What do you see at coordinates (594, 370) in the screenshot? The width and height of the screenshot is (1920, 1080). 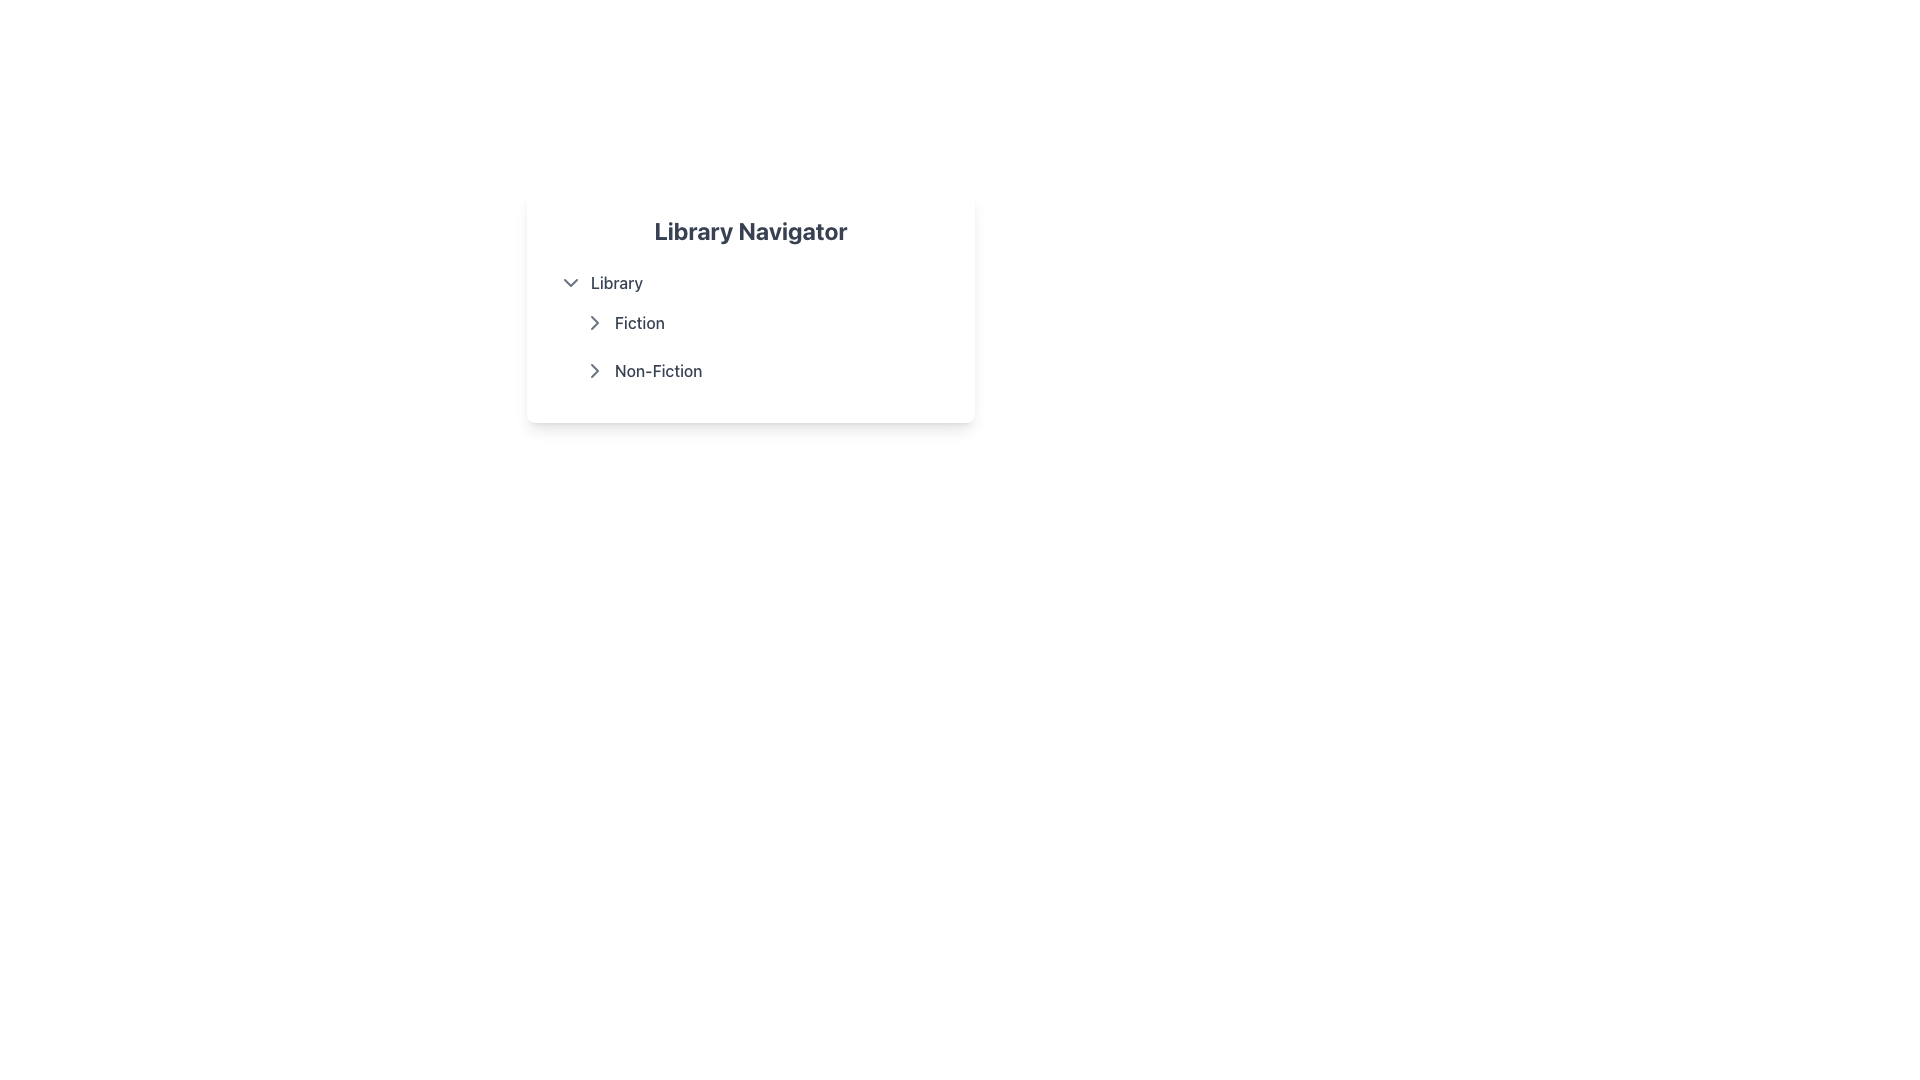 I see `the SVG icon indicating the expandable/collapsible state for the 'Fiction' list item in the Library section` at bounding box center [594, 370].